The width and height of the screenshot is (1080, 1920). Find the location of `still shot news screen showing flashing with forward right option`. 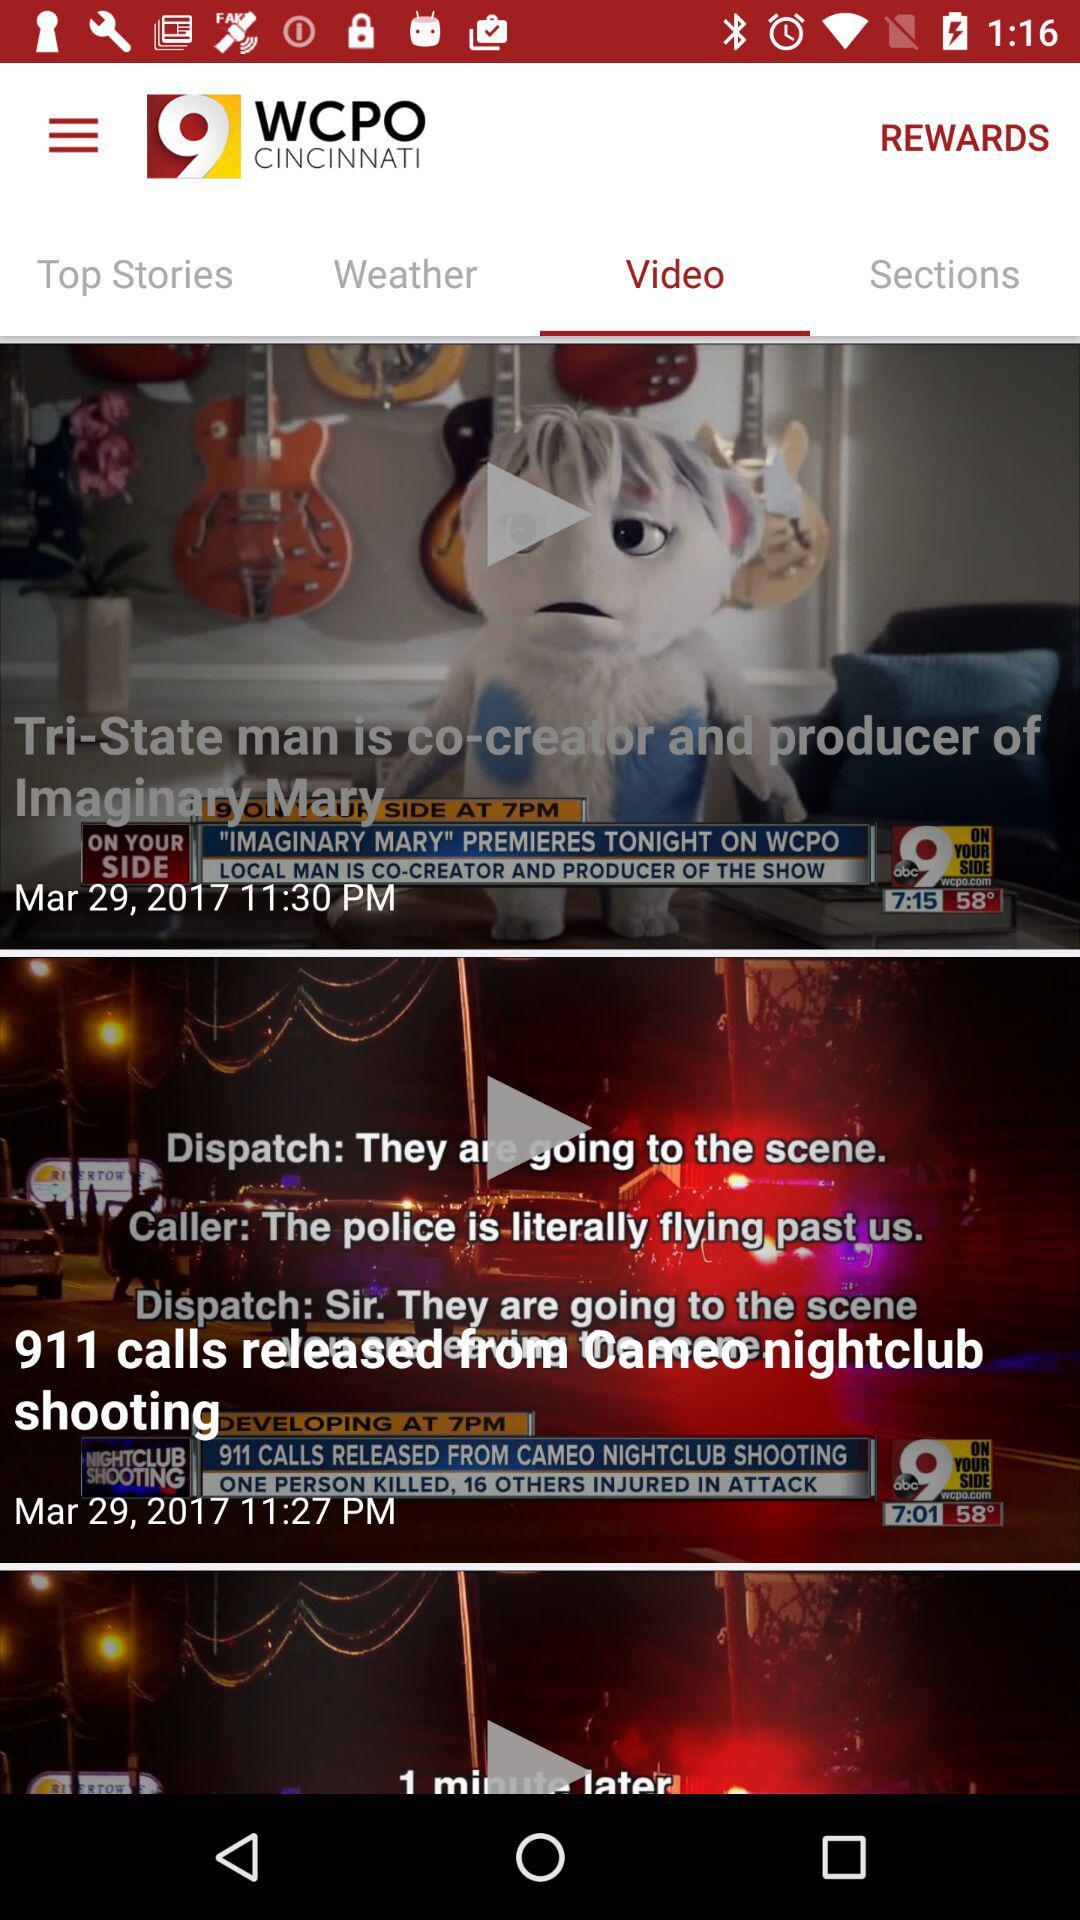

still shot news screen showing flashing with forward right option is located at coordinates (540, 646).